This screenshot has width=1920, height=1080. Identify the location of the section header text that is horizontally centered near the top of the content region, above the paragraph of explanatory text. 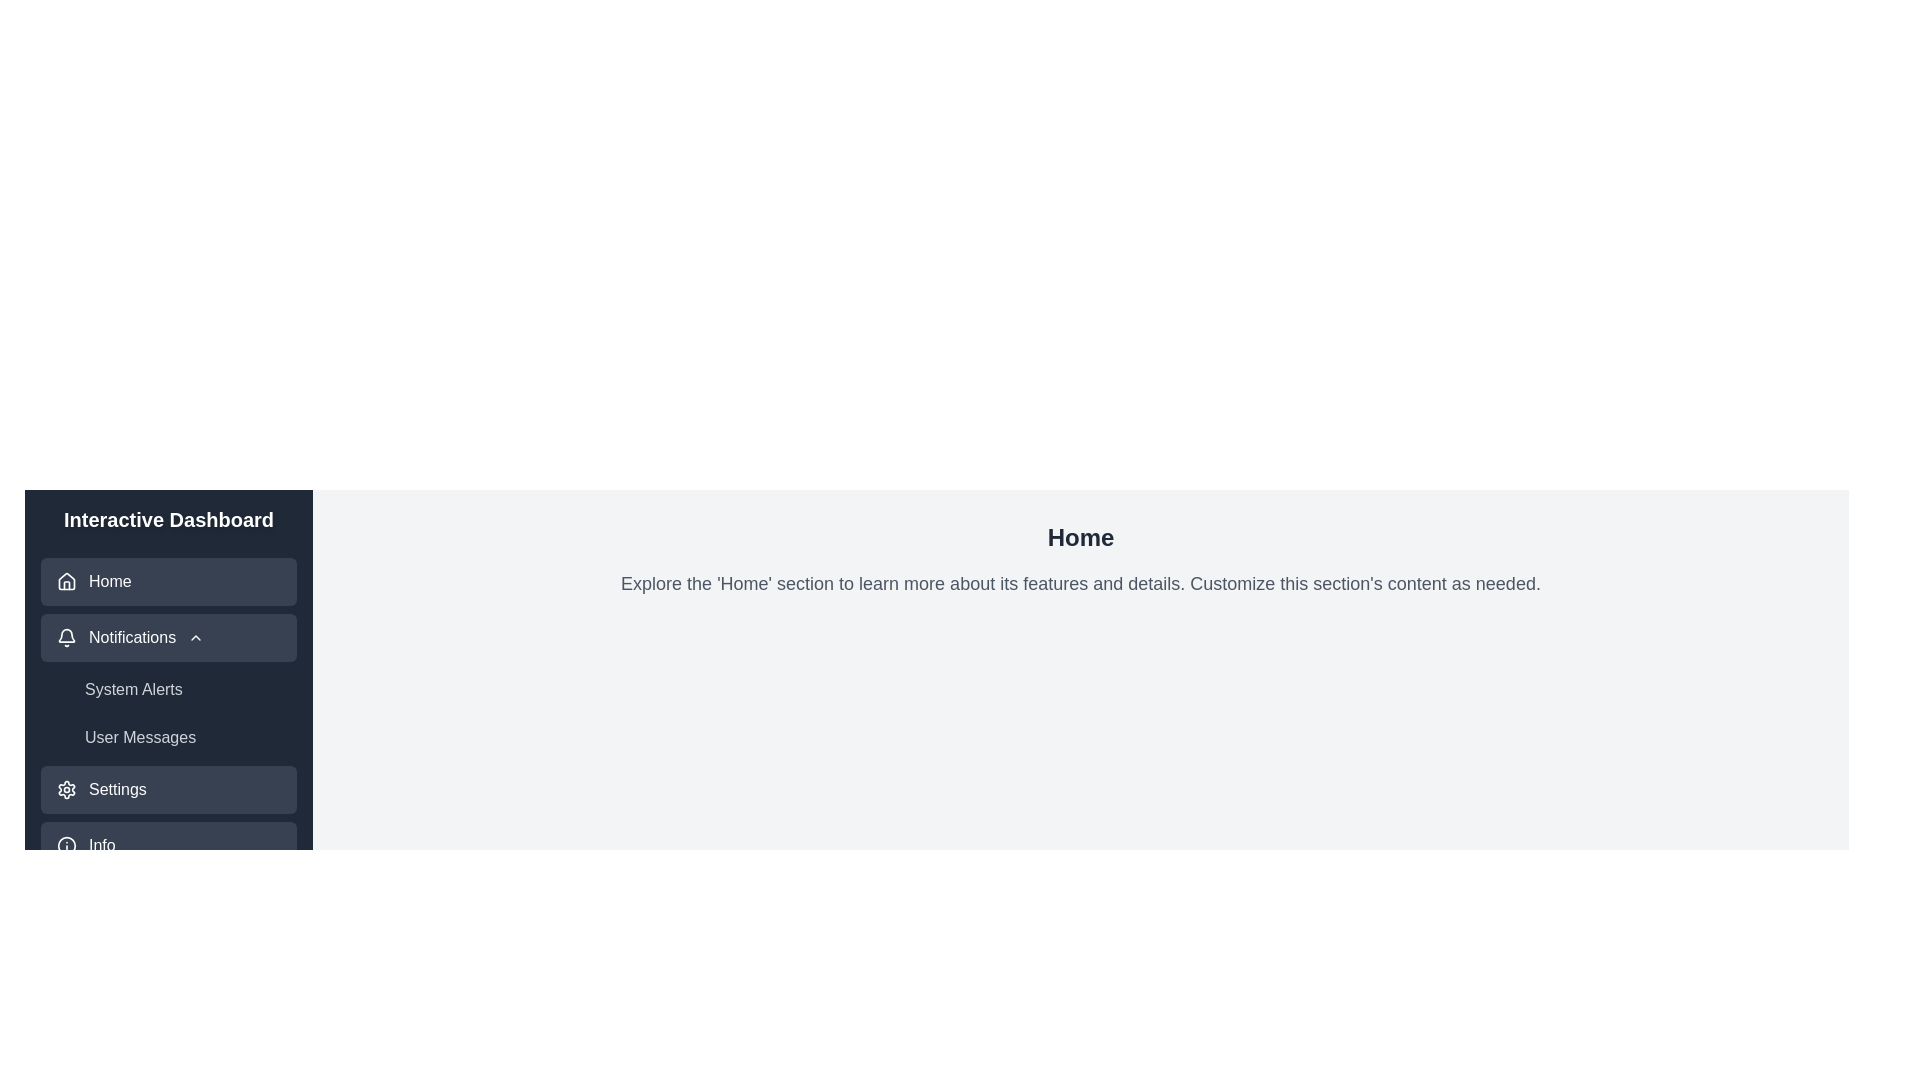
(1079, 536).